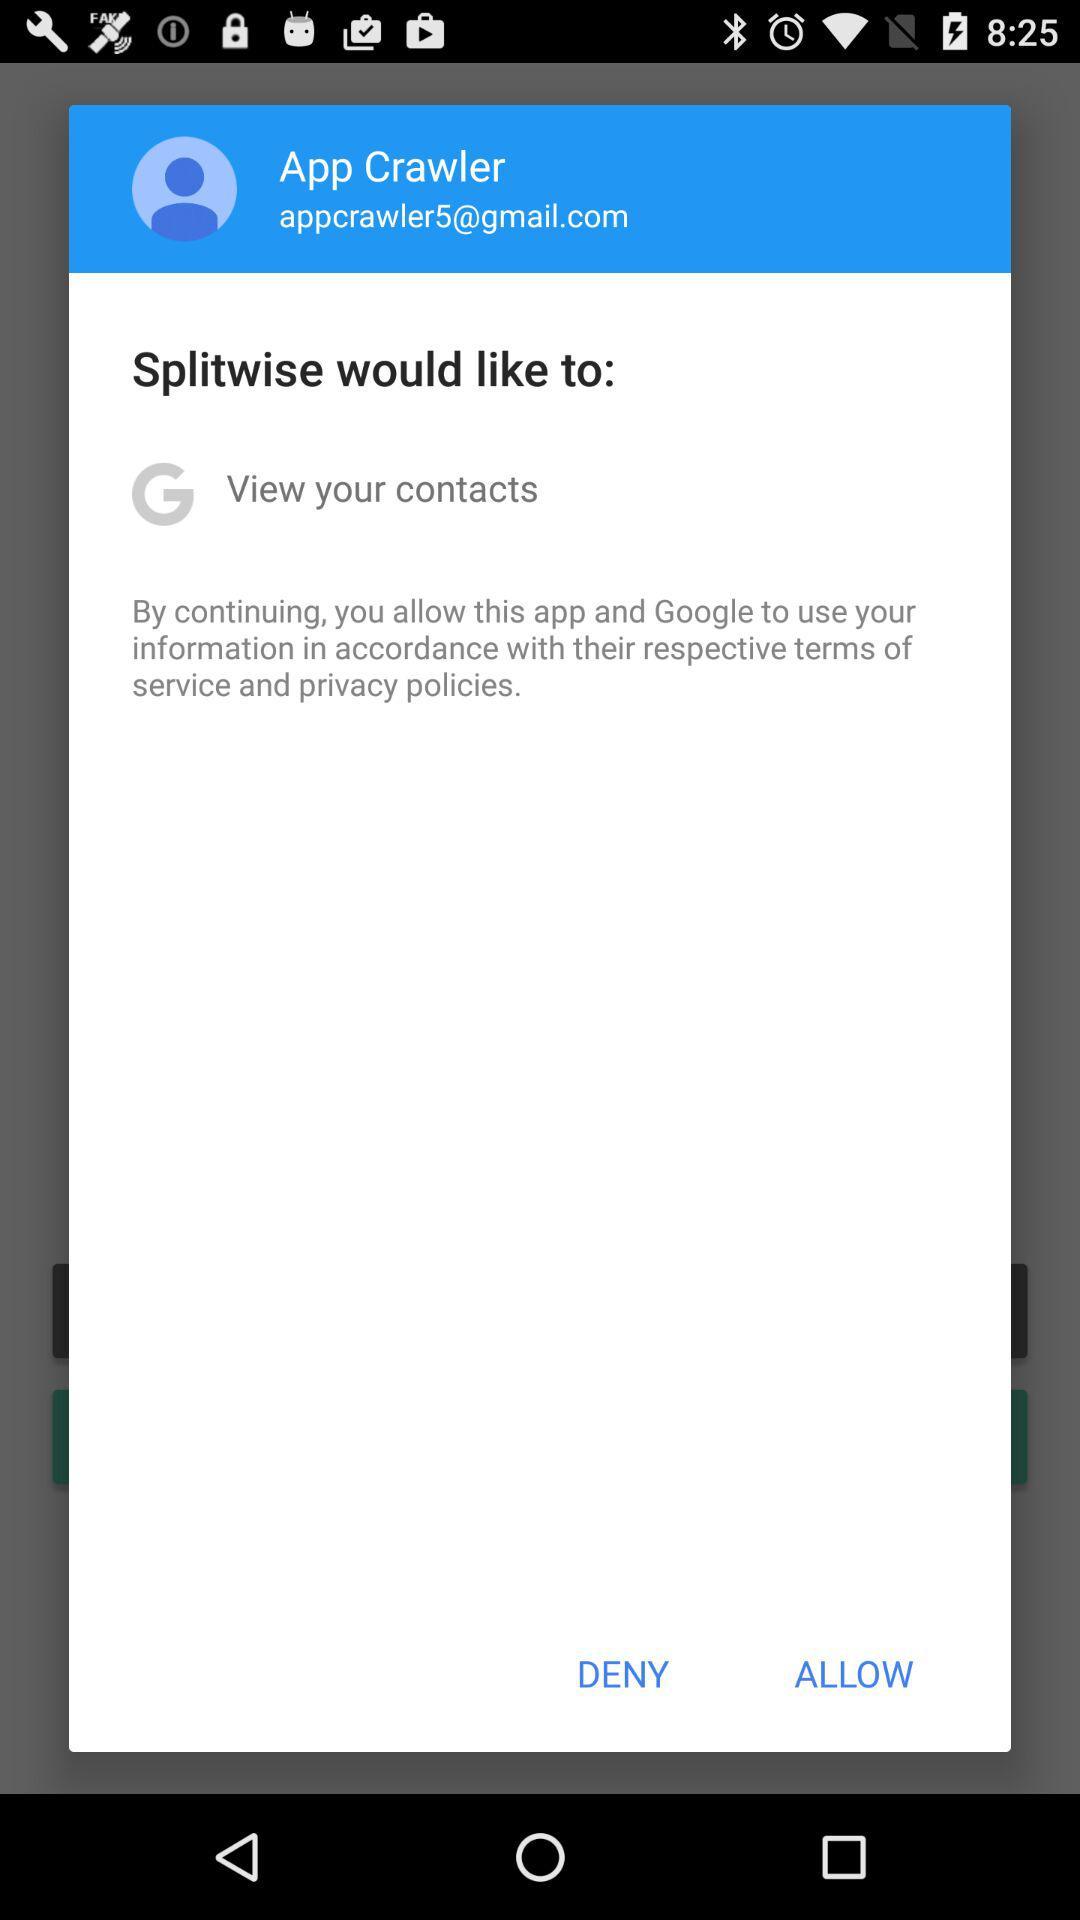 Image resolution: width=1080 pixels, height=1920 pixels. What do you see at coordinates (184, 188) in the screenshot?
I see `icon above the splitwise would like item` at bounding box center [184, 188].